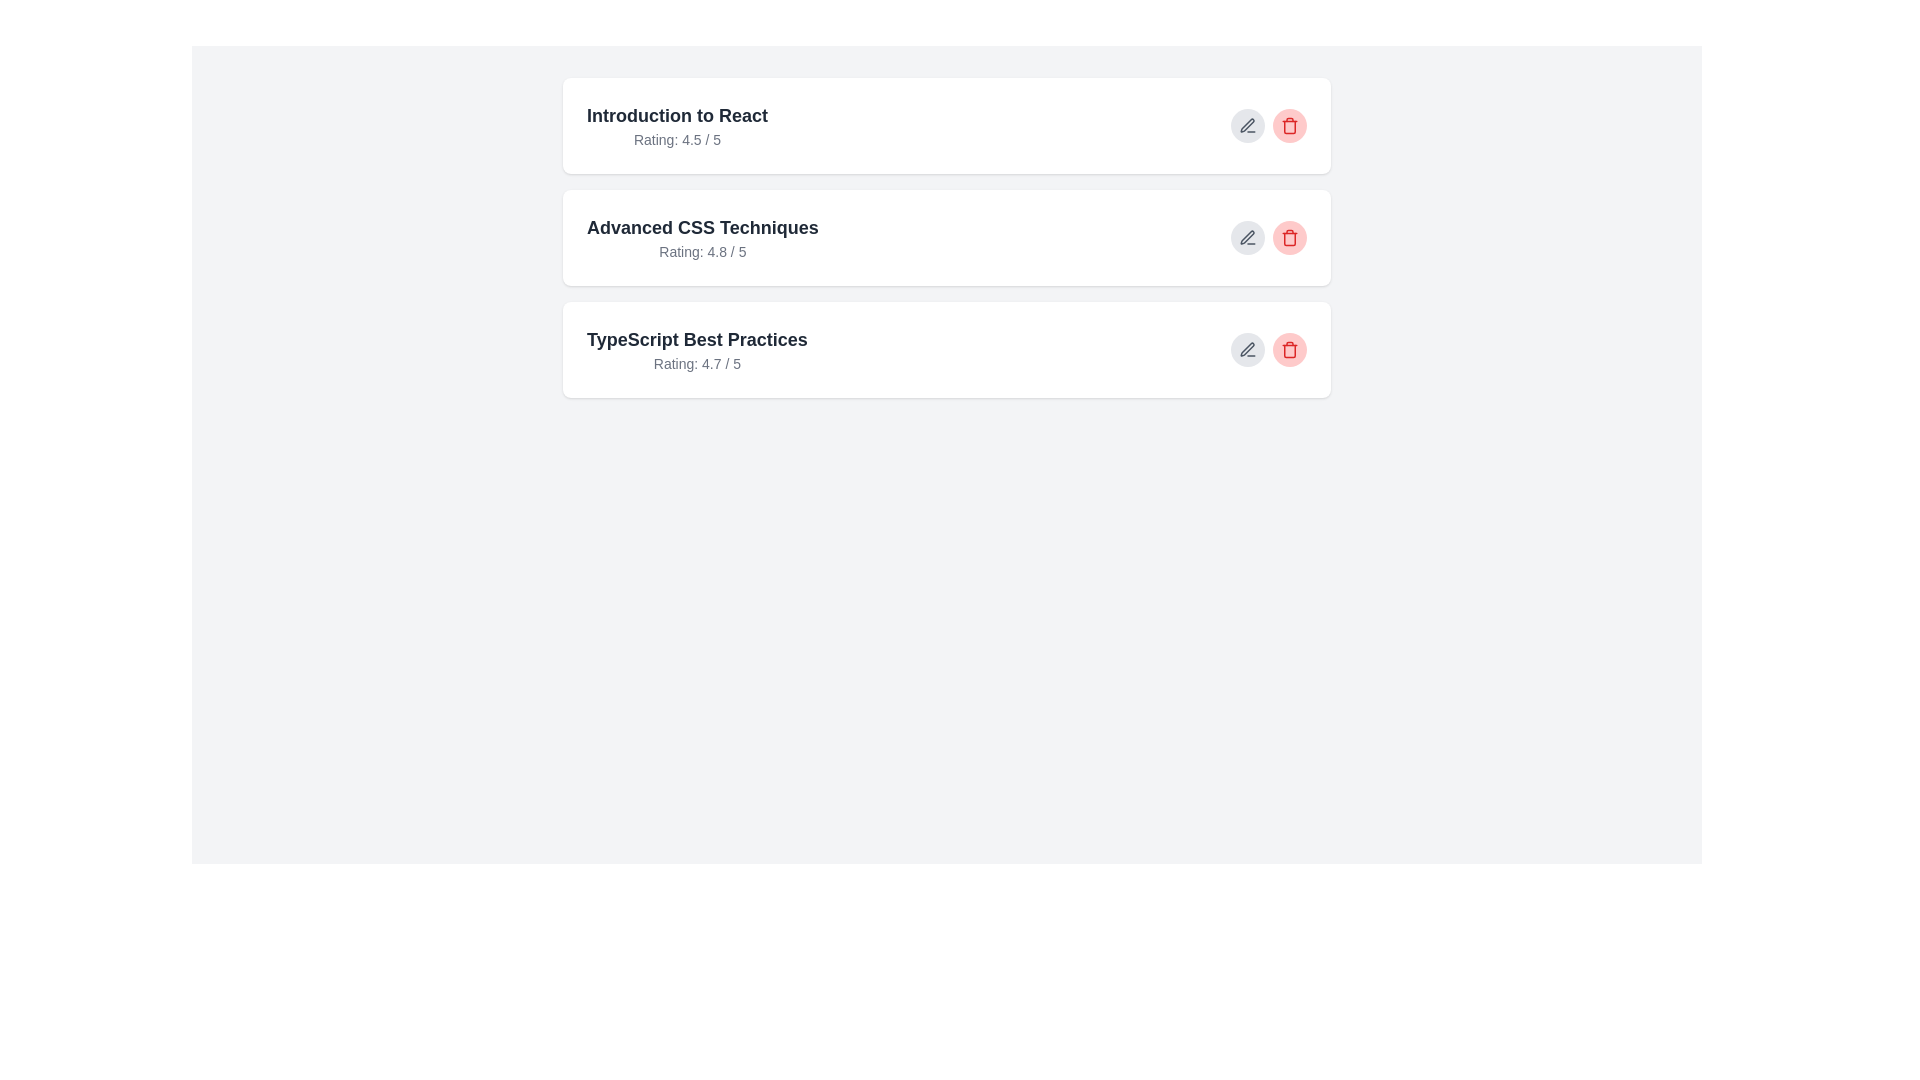  Describe the element at coordinates (1290, 349) in the screenshot. I see `the trash bin icon button located at the far right of the course information row` at that location.